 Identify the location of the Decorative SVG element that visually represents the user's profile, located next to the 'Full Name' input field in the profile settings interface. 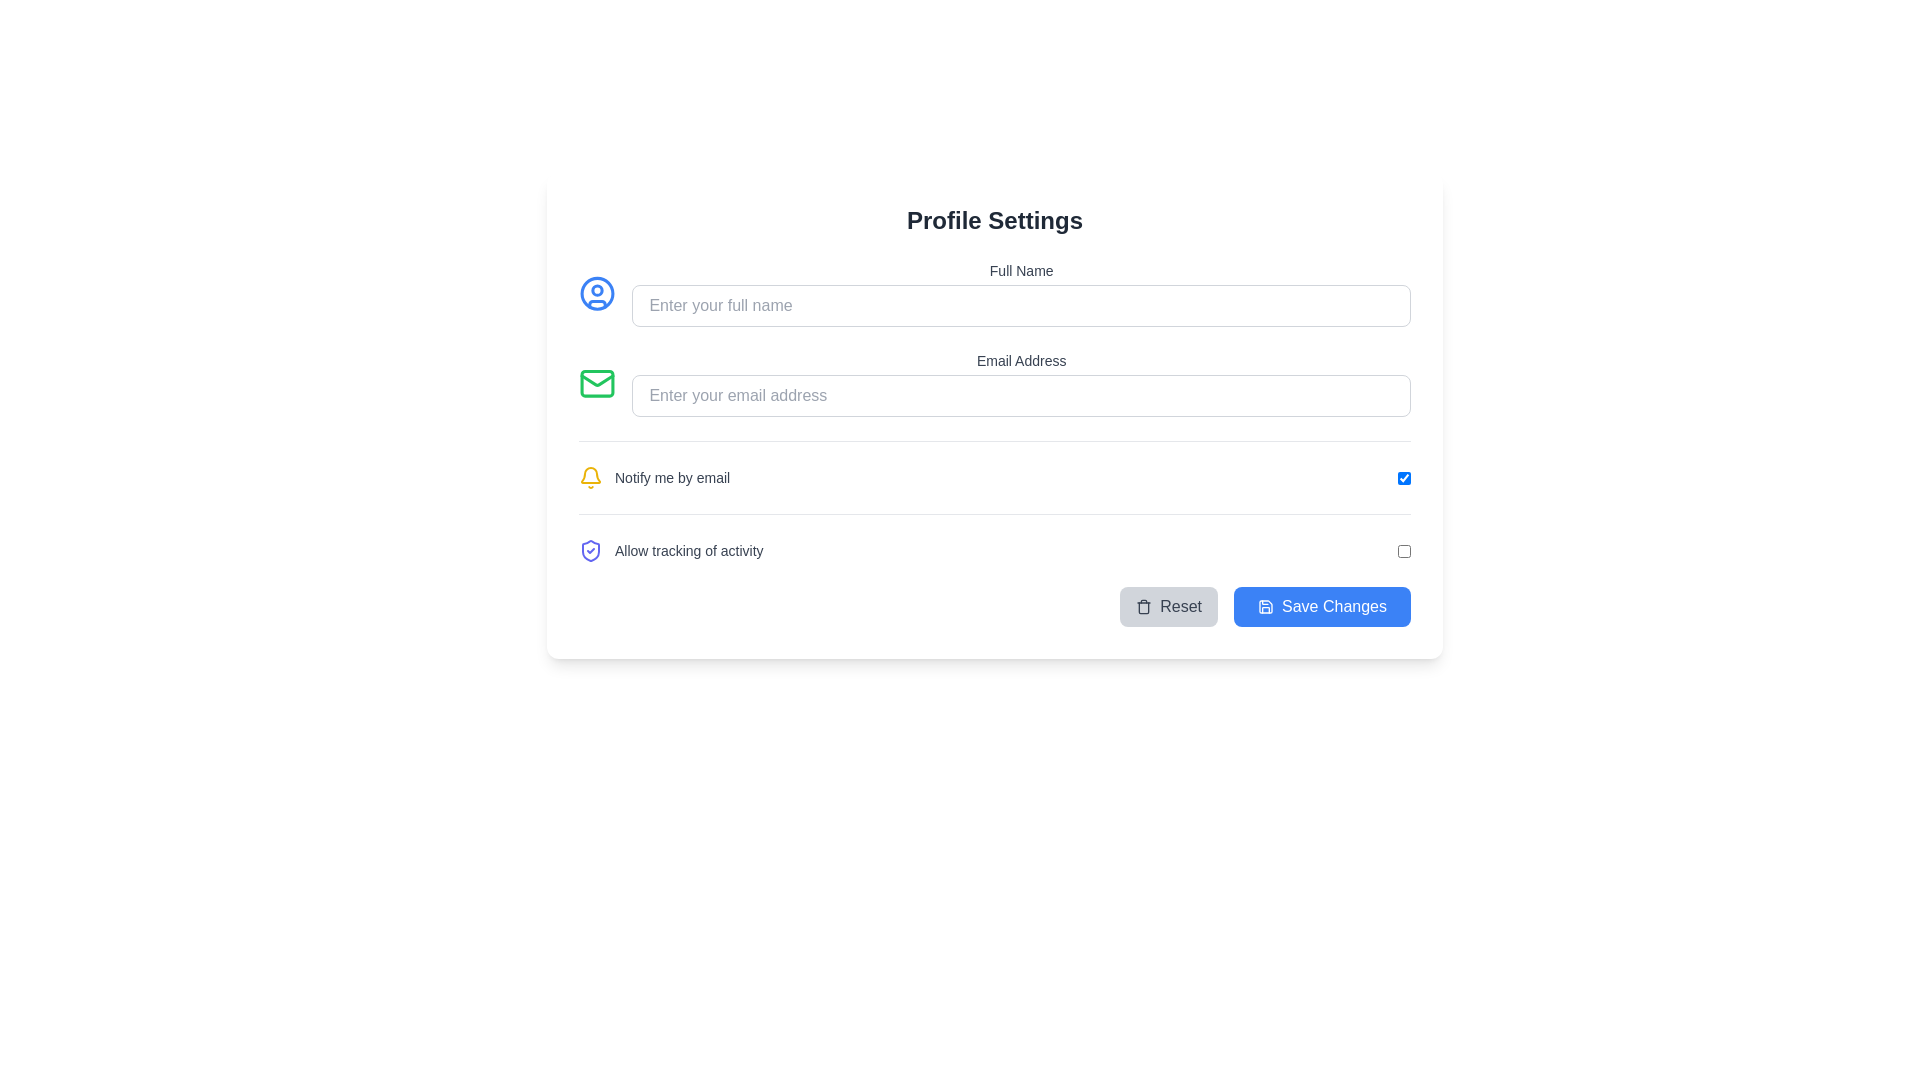
(596, 304).